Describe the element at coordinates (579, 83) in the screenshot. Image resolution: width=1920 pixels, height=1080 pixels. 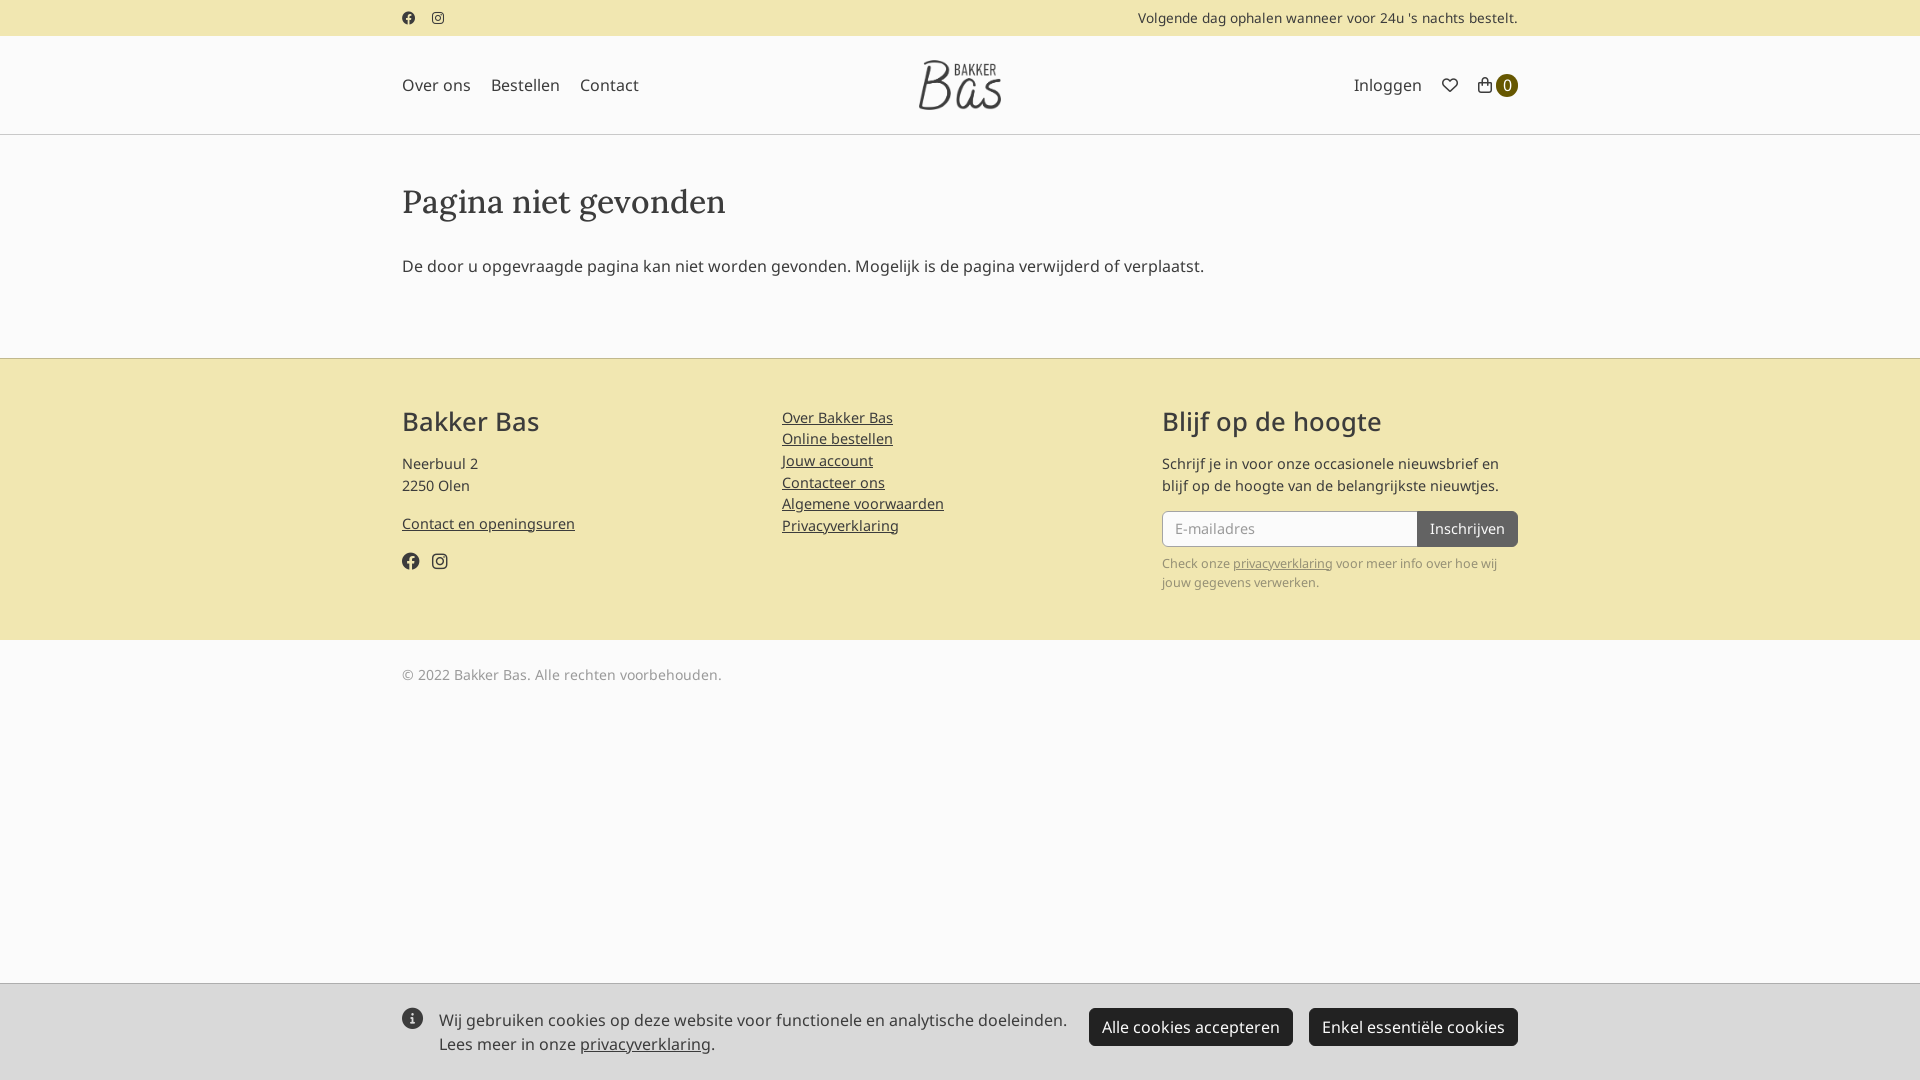
I see `'Contact'` at that location.